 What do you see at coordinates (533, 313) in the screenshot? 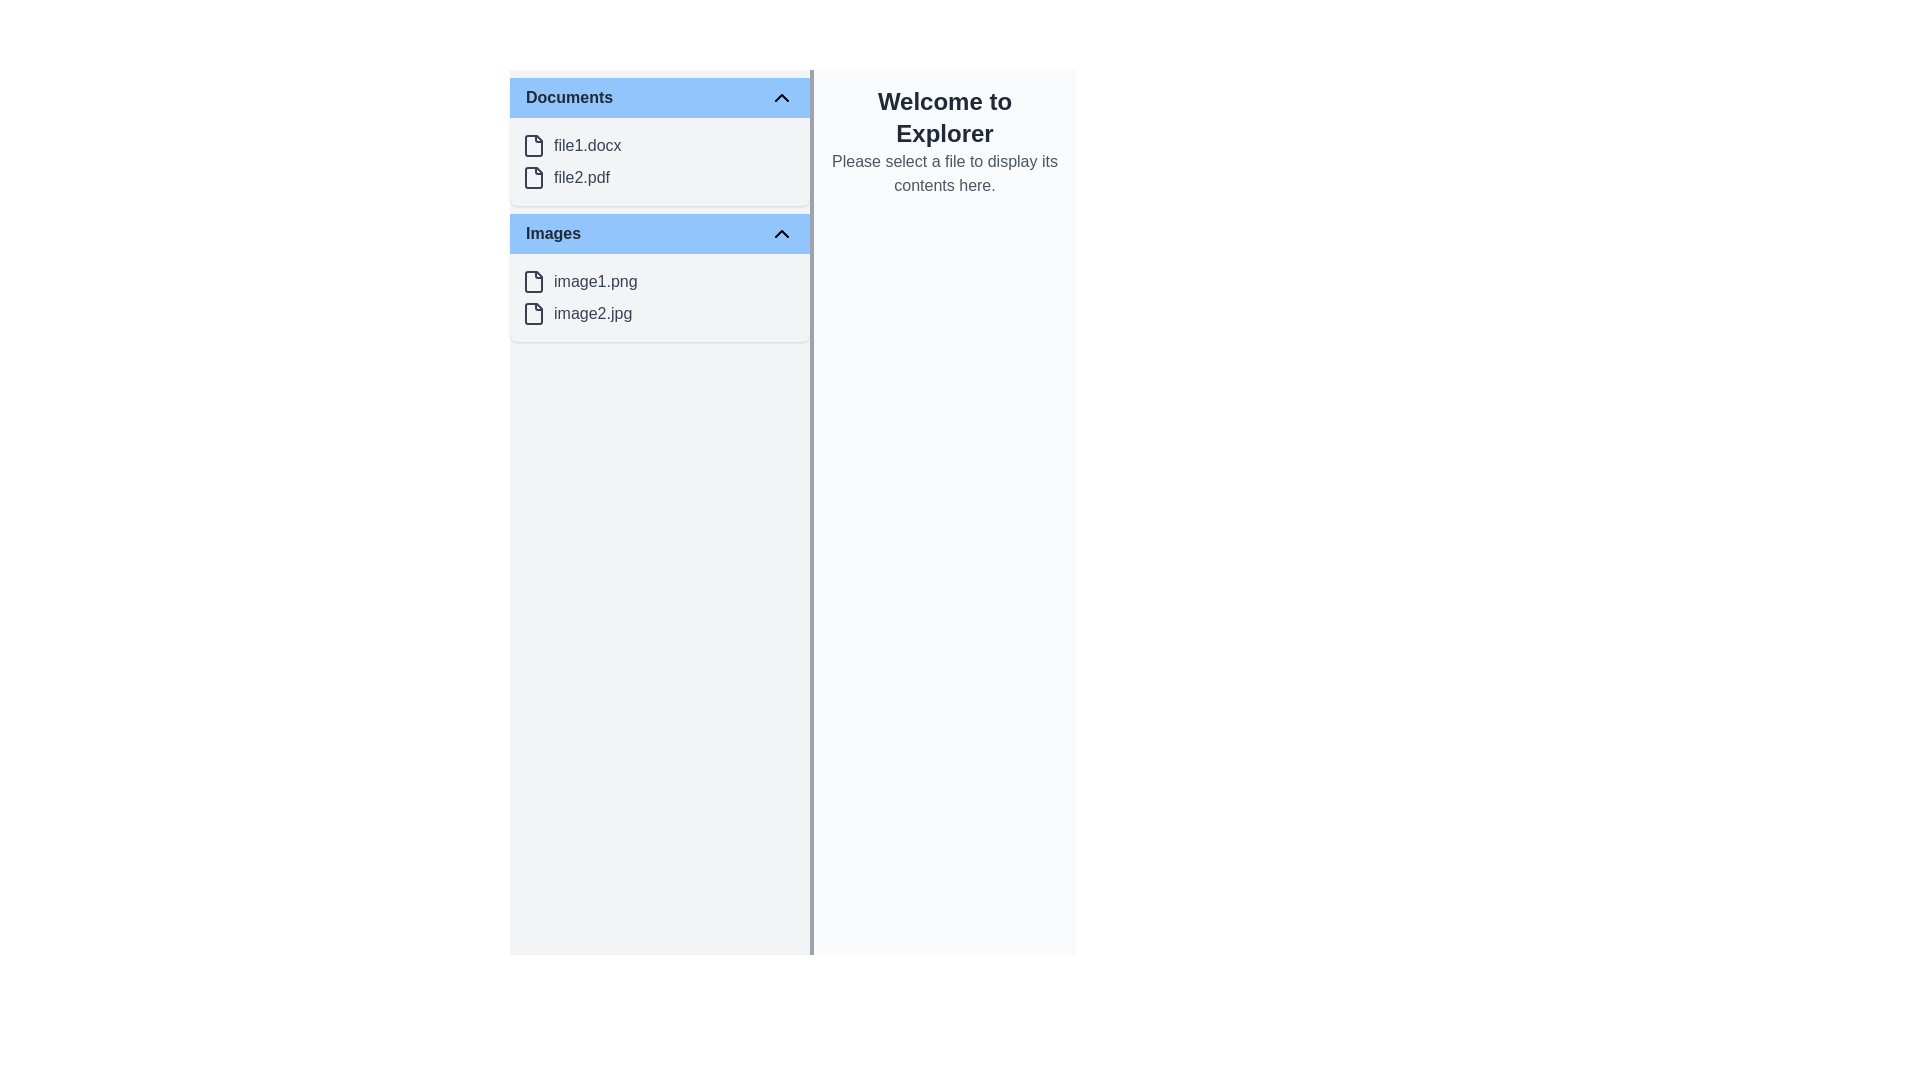
I see `the file icon for 'image2.jpg' in the Images section of the left navigation panel, which is represented by a rectangular shape with a folded corner` at bounding box center [533, 313].